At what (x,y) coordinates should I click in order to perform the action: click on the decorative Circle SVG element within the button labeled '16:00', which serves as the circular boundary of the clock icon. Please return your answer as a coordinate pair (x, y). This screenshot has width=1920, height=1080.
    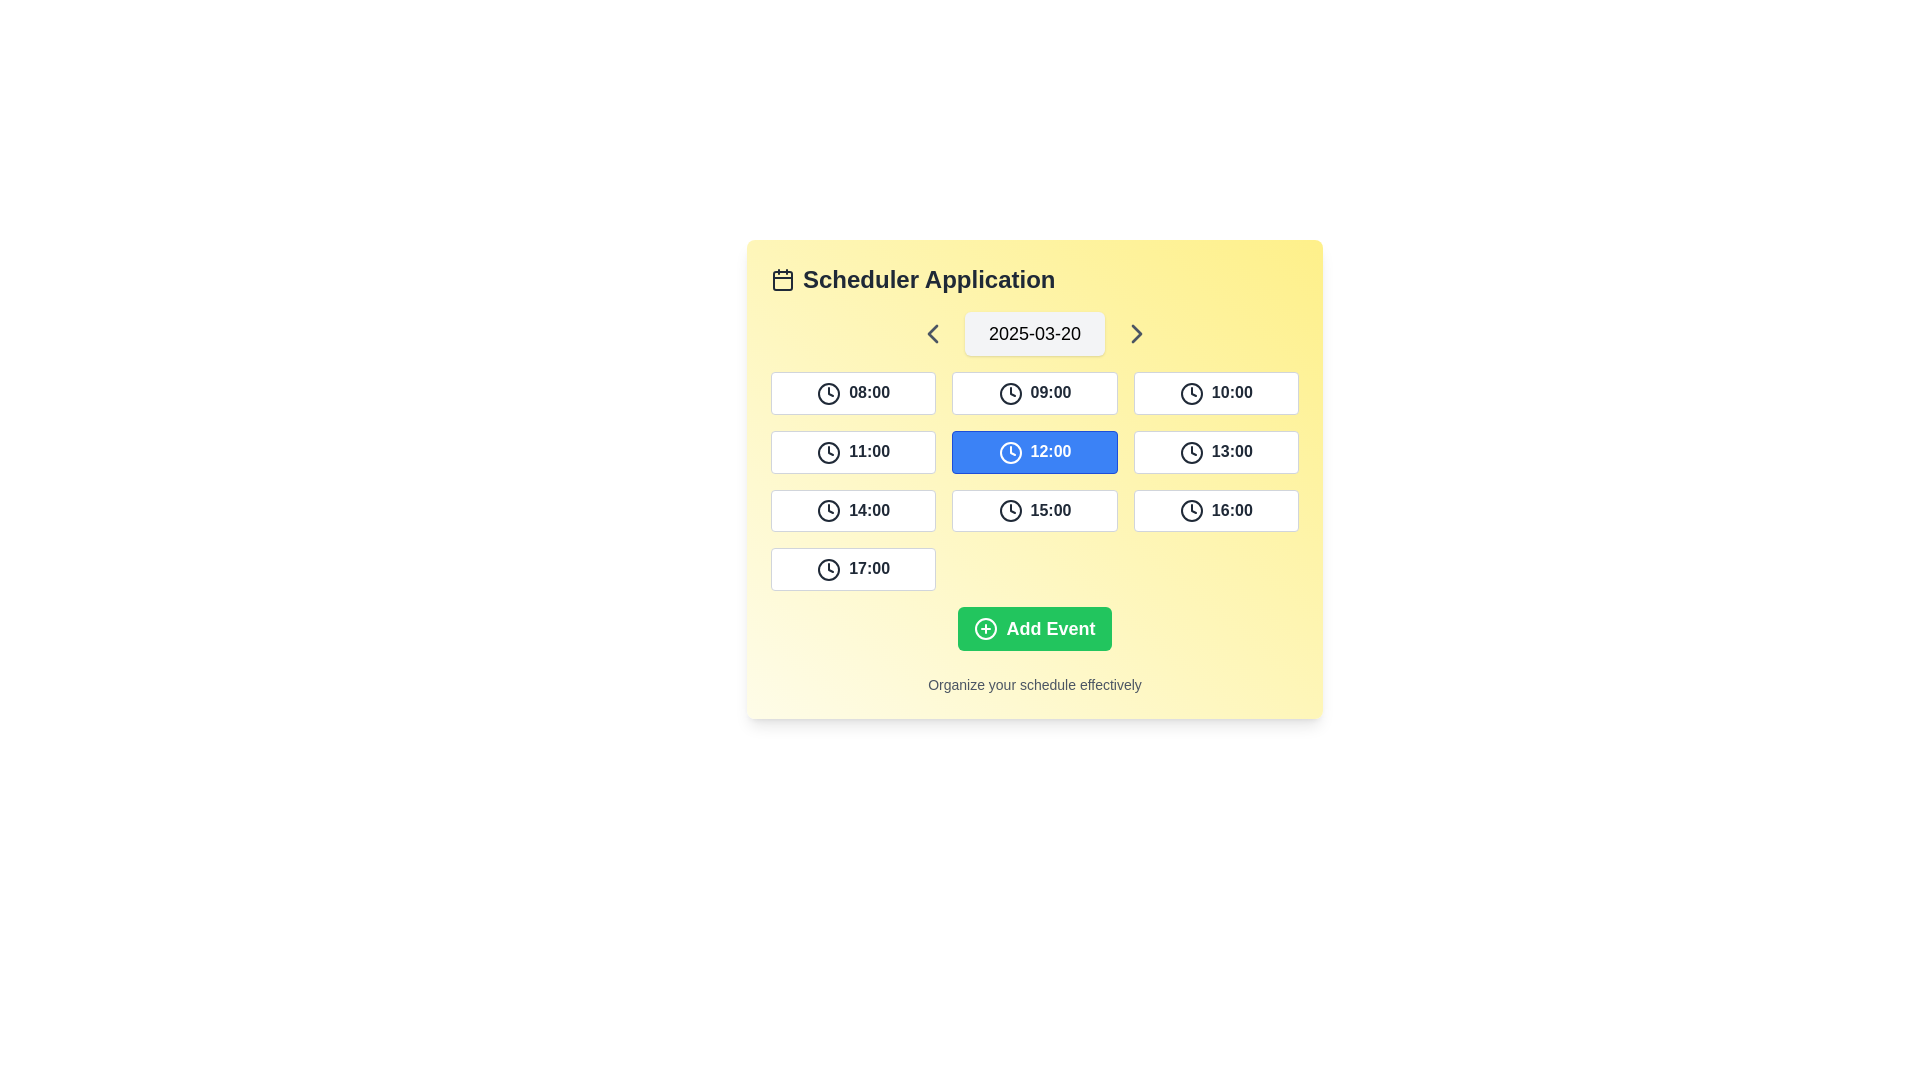
    Looking at the image, I should click on (1191, 510).